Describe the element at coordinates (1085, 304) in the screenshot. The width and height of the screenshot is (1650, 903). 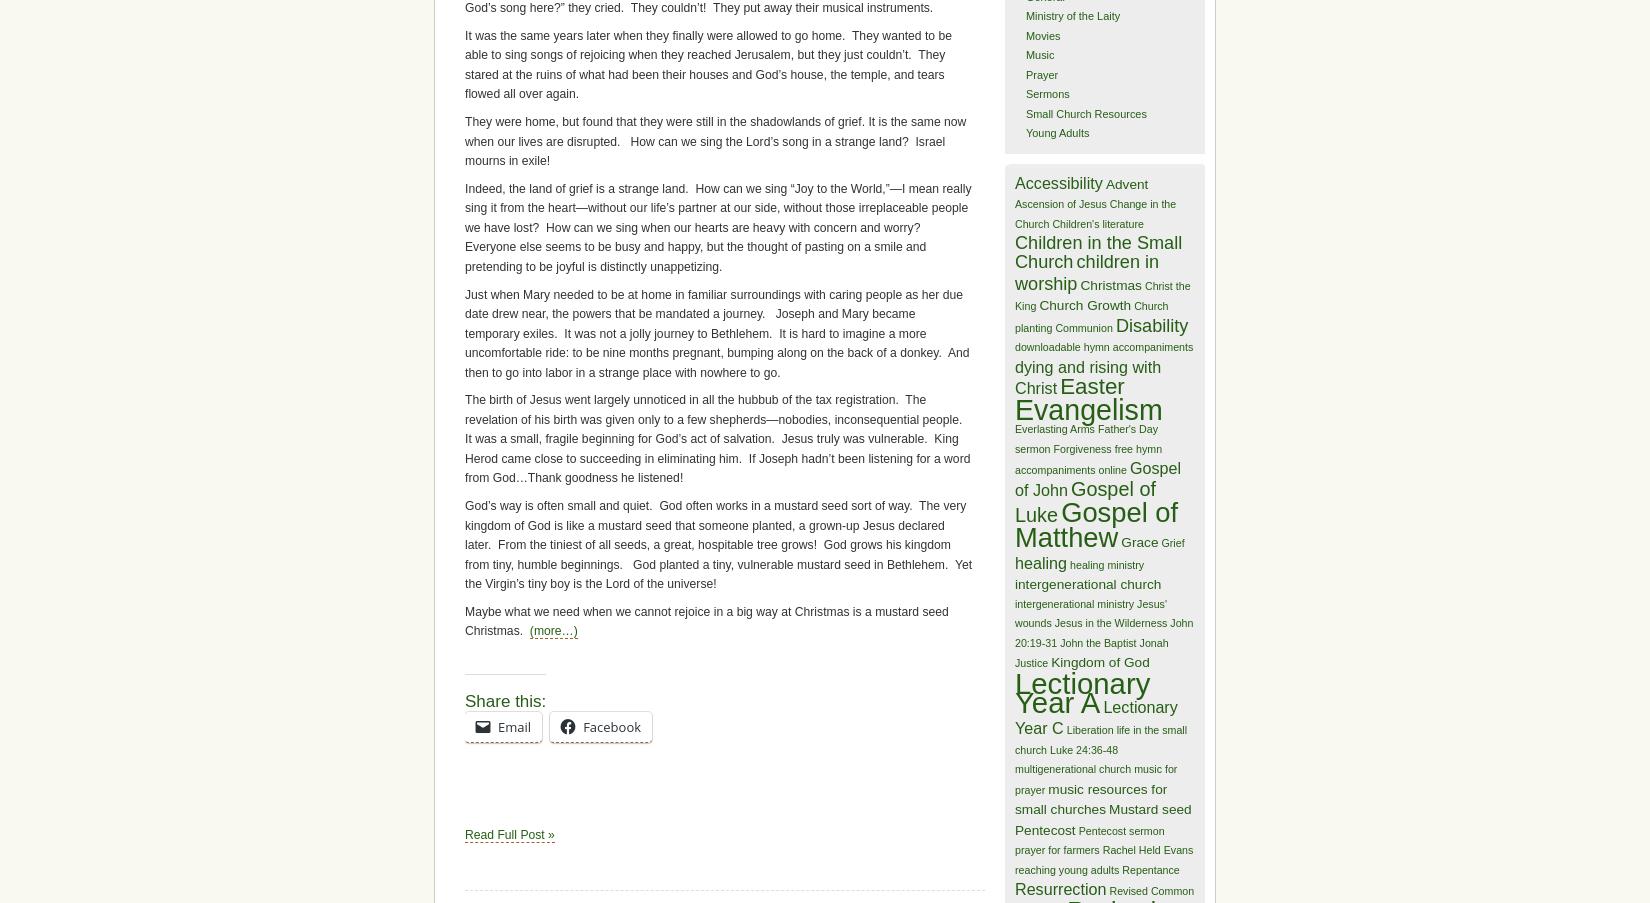
I see `'Church Growth'` at that location.